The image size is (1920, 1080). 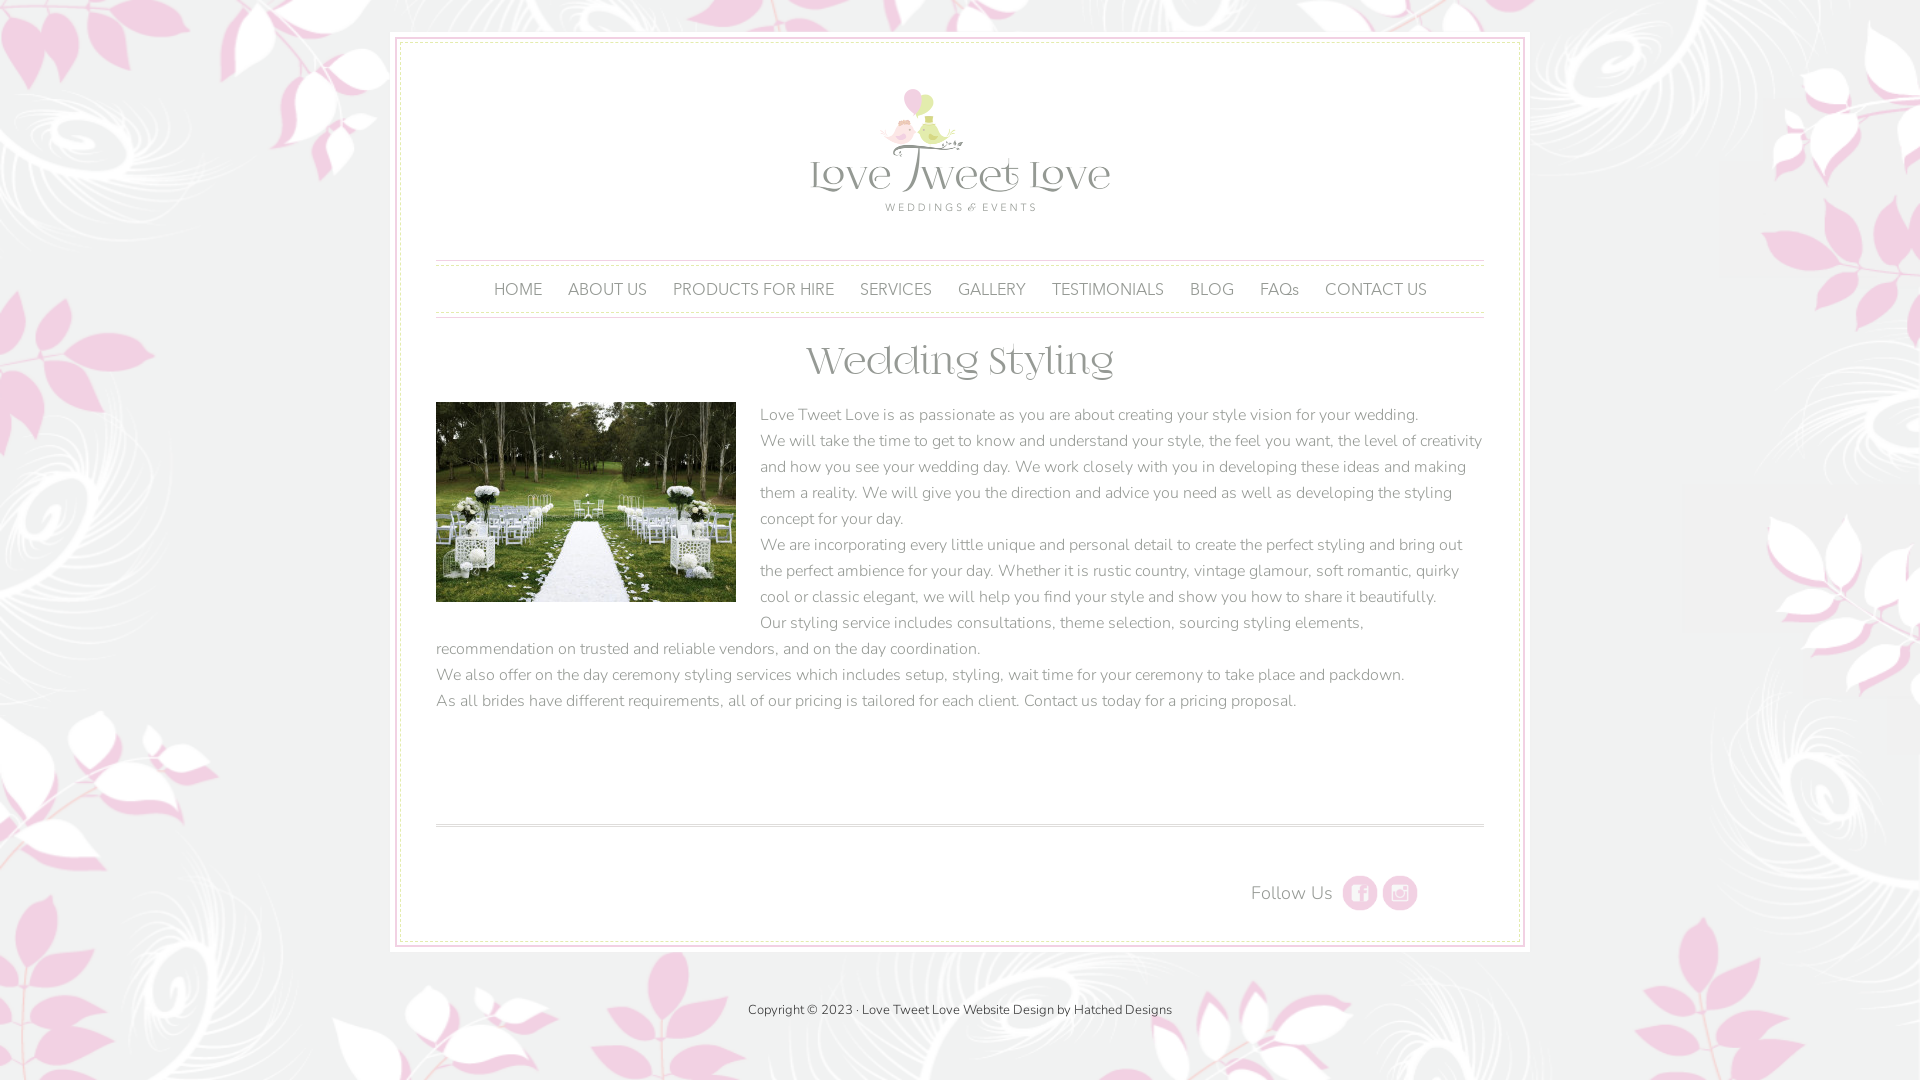 I want to click on 'GALLERY', so click(x=990, y=289).